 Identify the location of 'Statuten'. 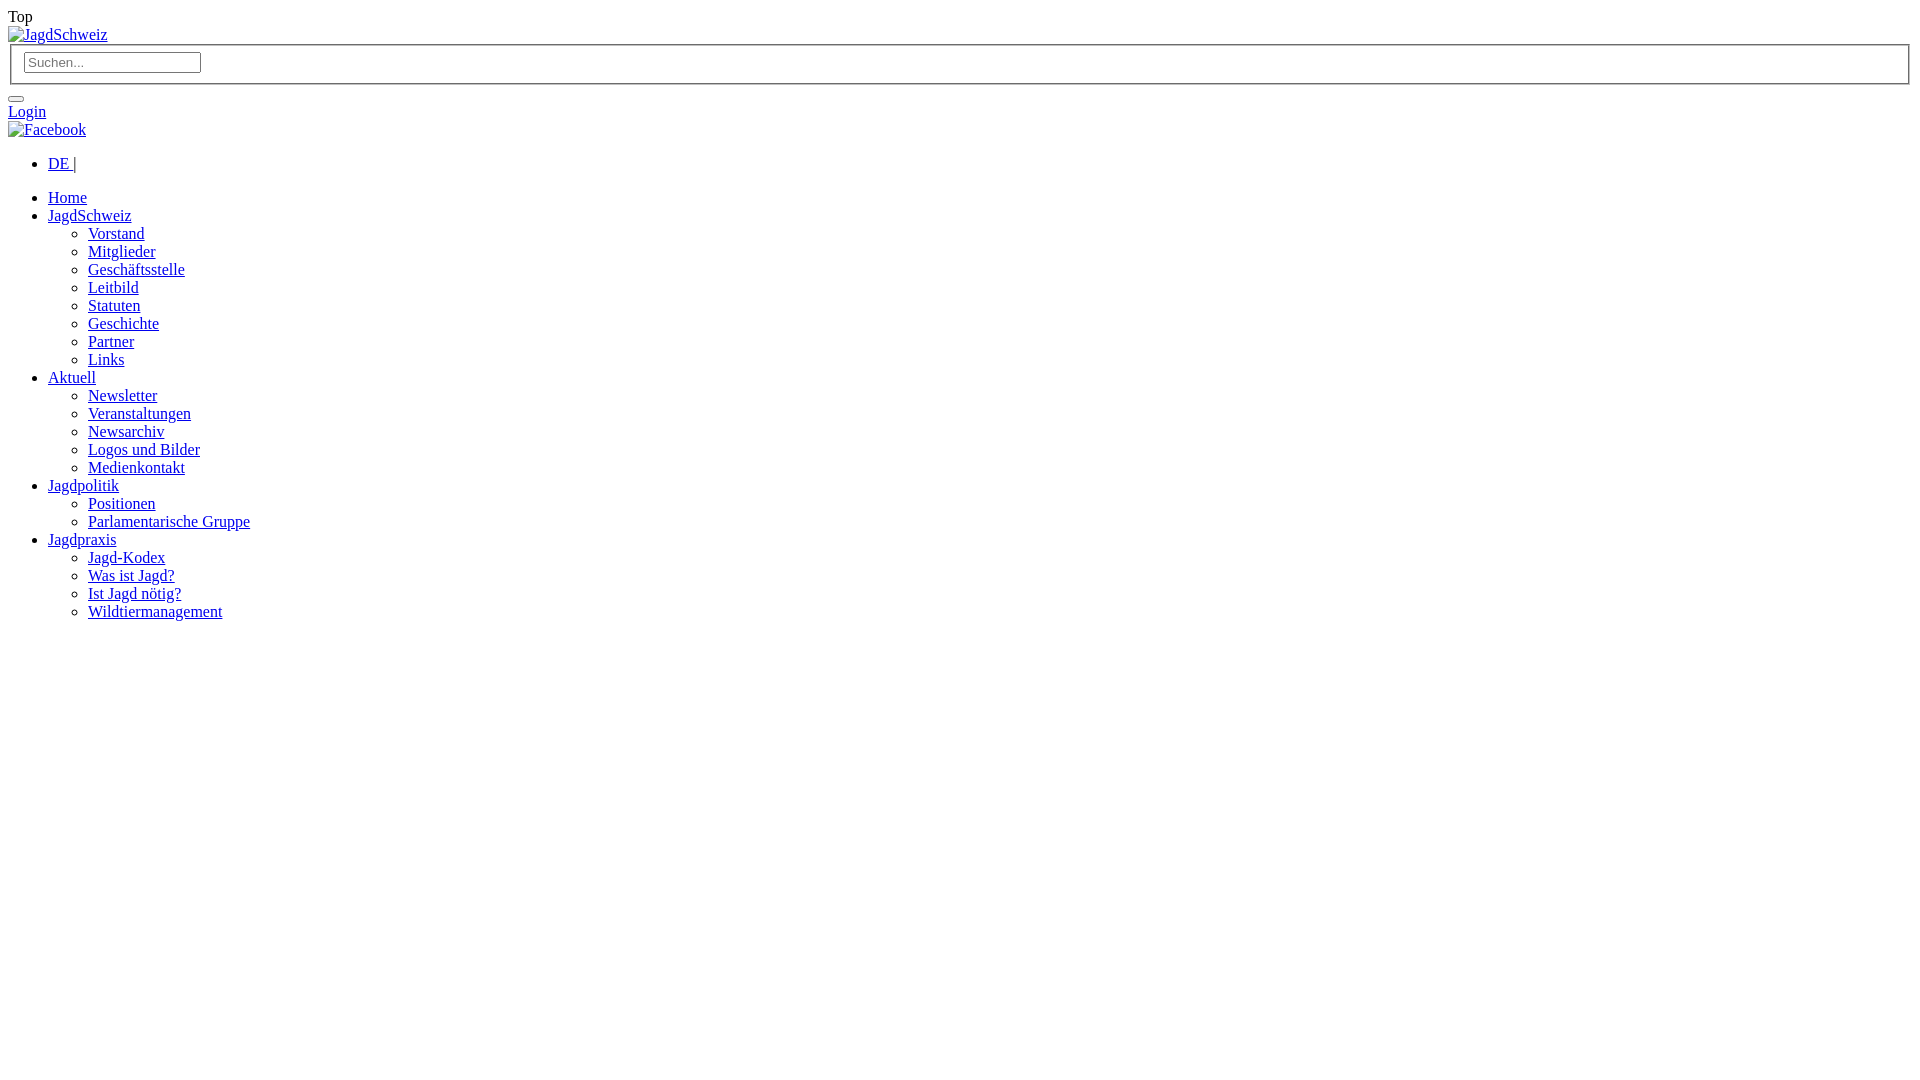
(86, 305).